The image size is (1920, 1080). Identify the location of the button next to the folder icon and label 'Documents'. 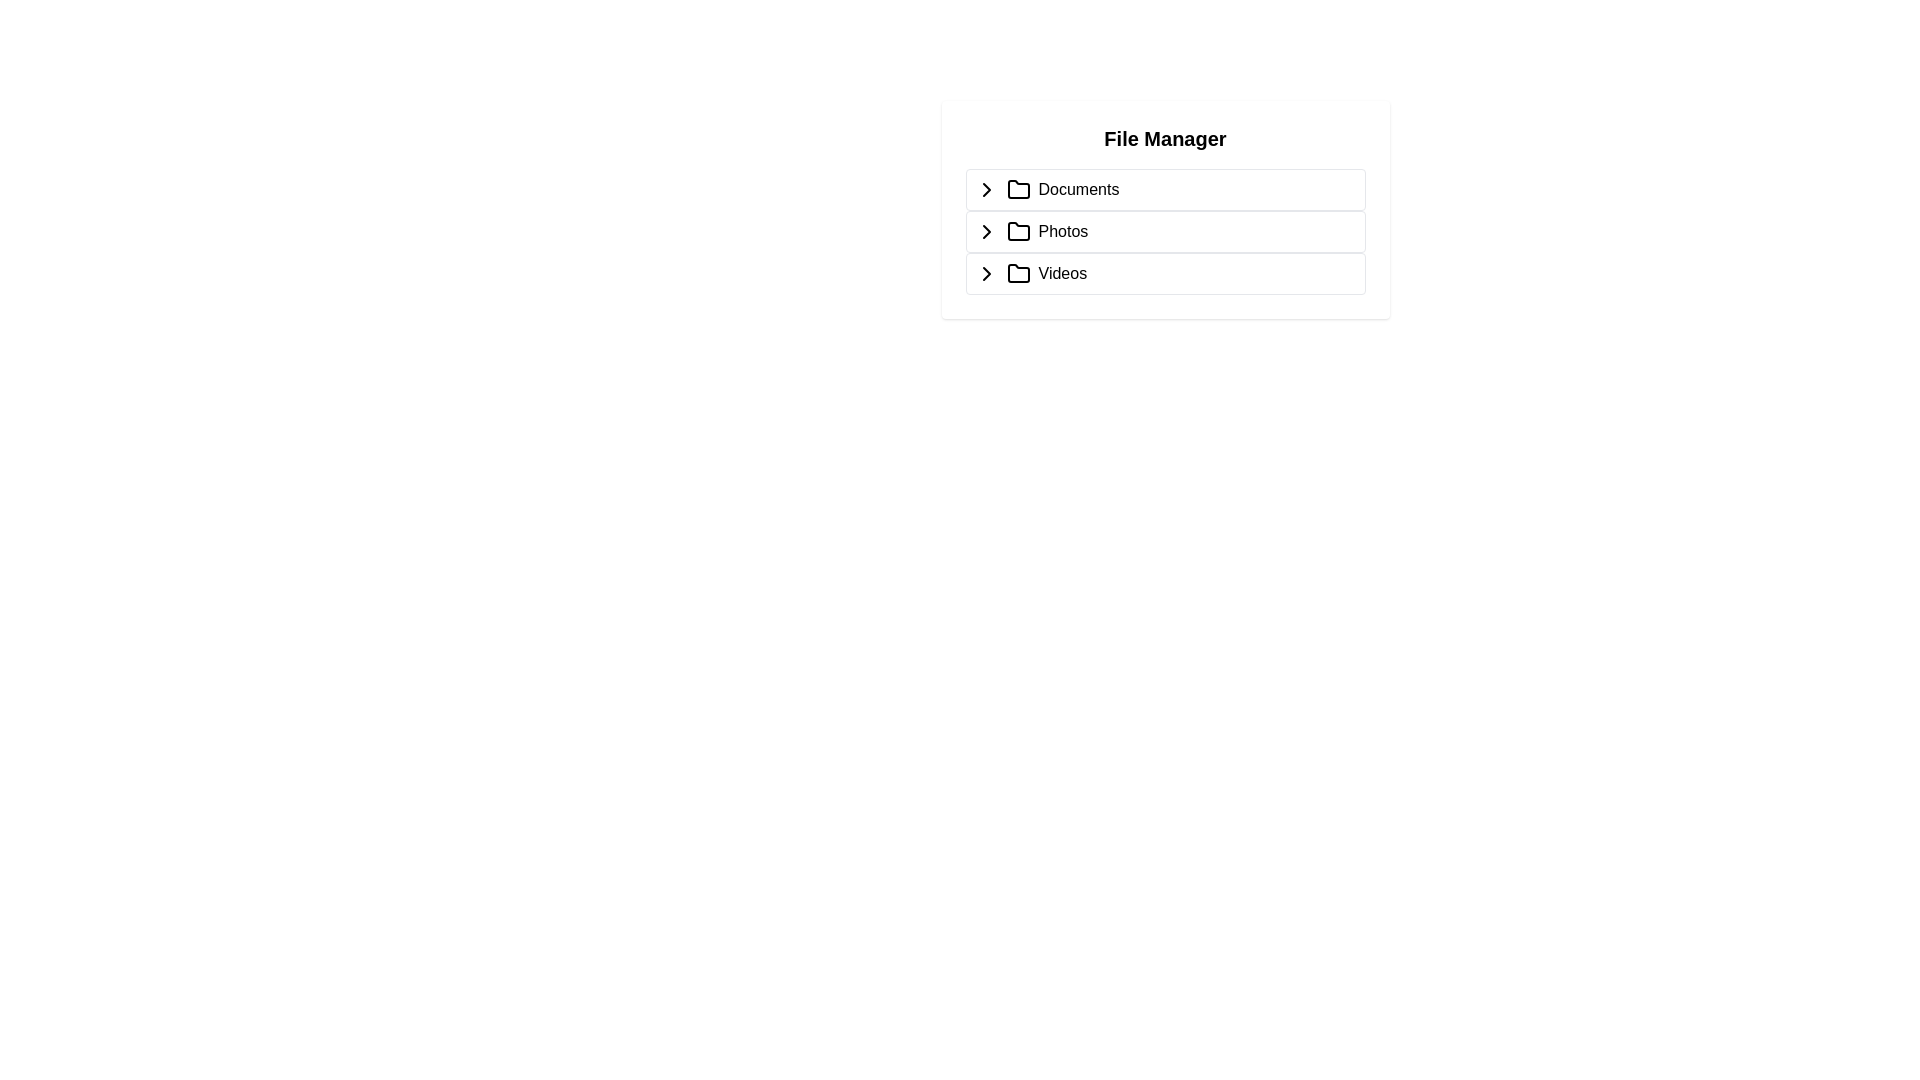
(986, 189).